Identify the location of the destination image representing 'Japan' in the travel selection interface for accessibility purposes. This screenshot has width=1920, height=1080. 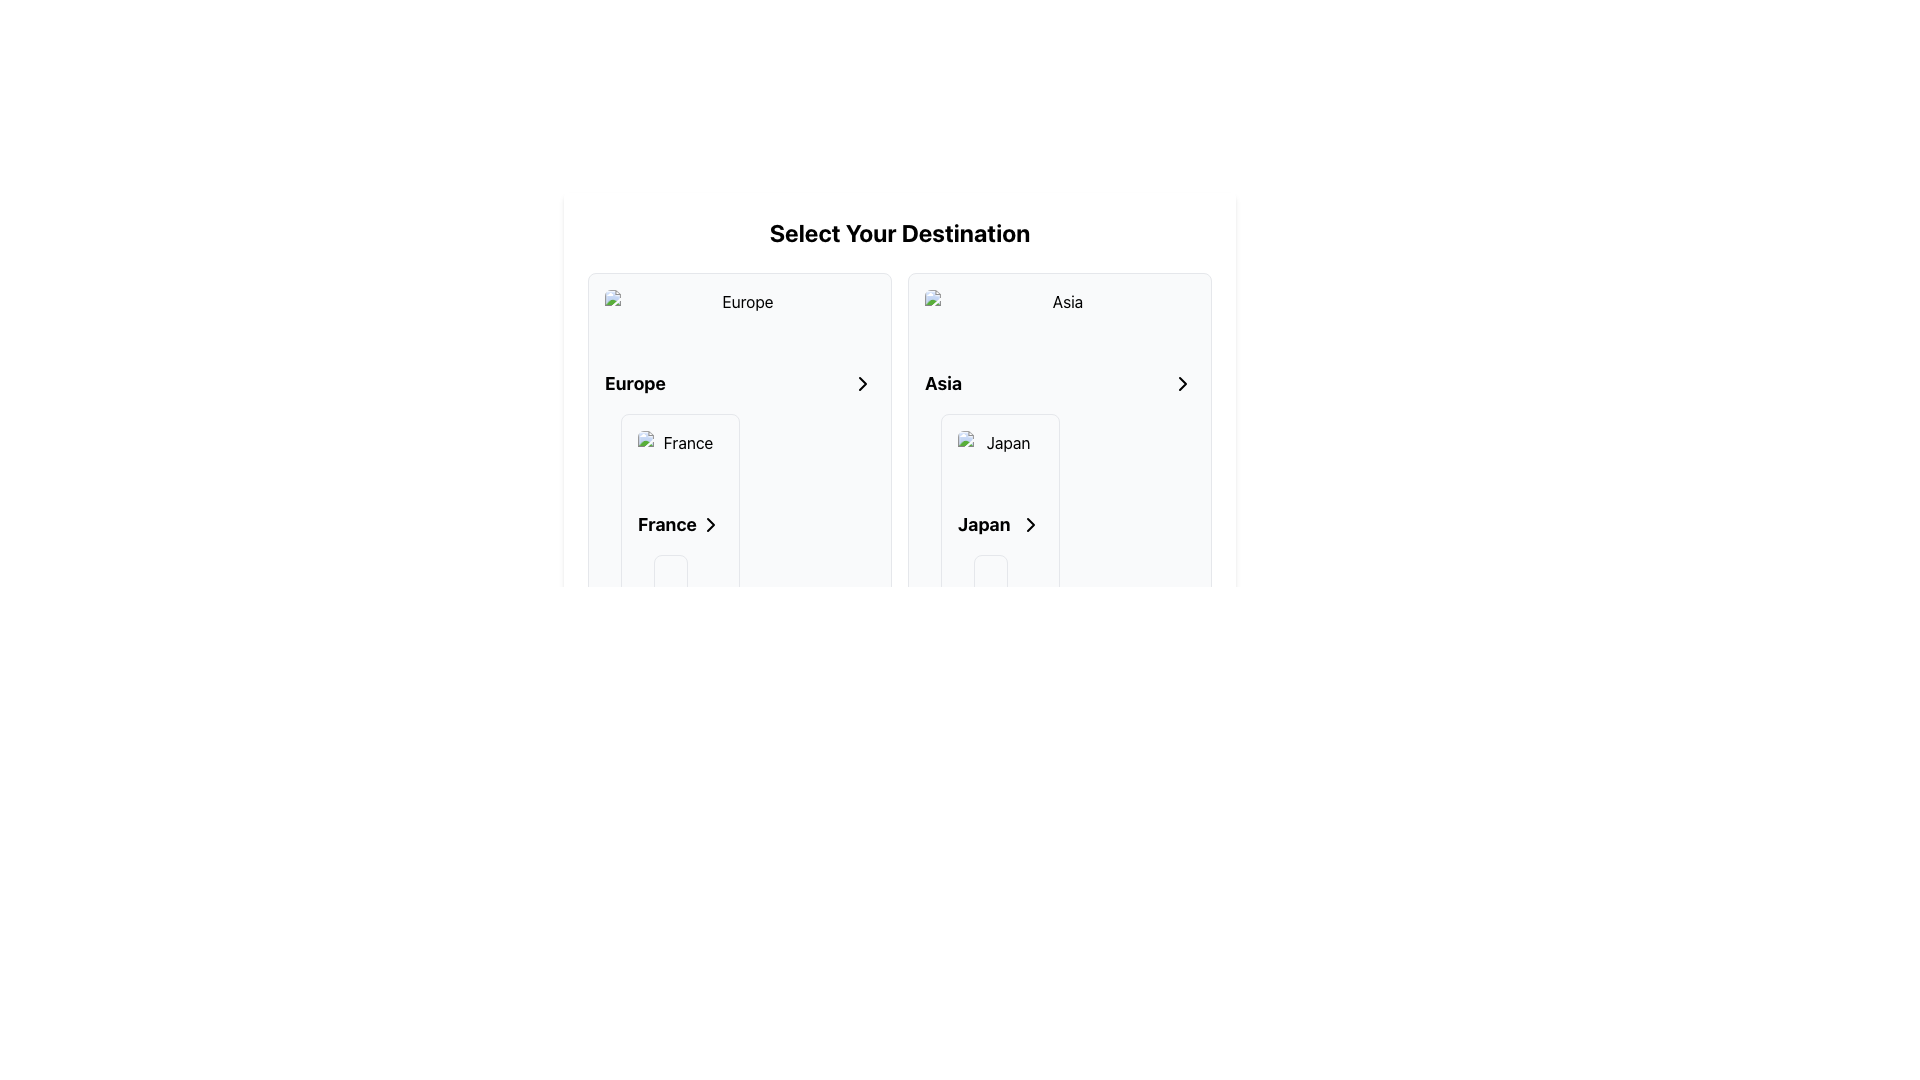
(1000, 462).